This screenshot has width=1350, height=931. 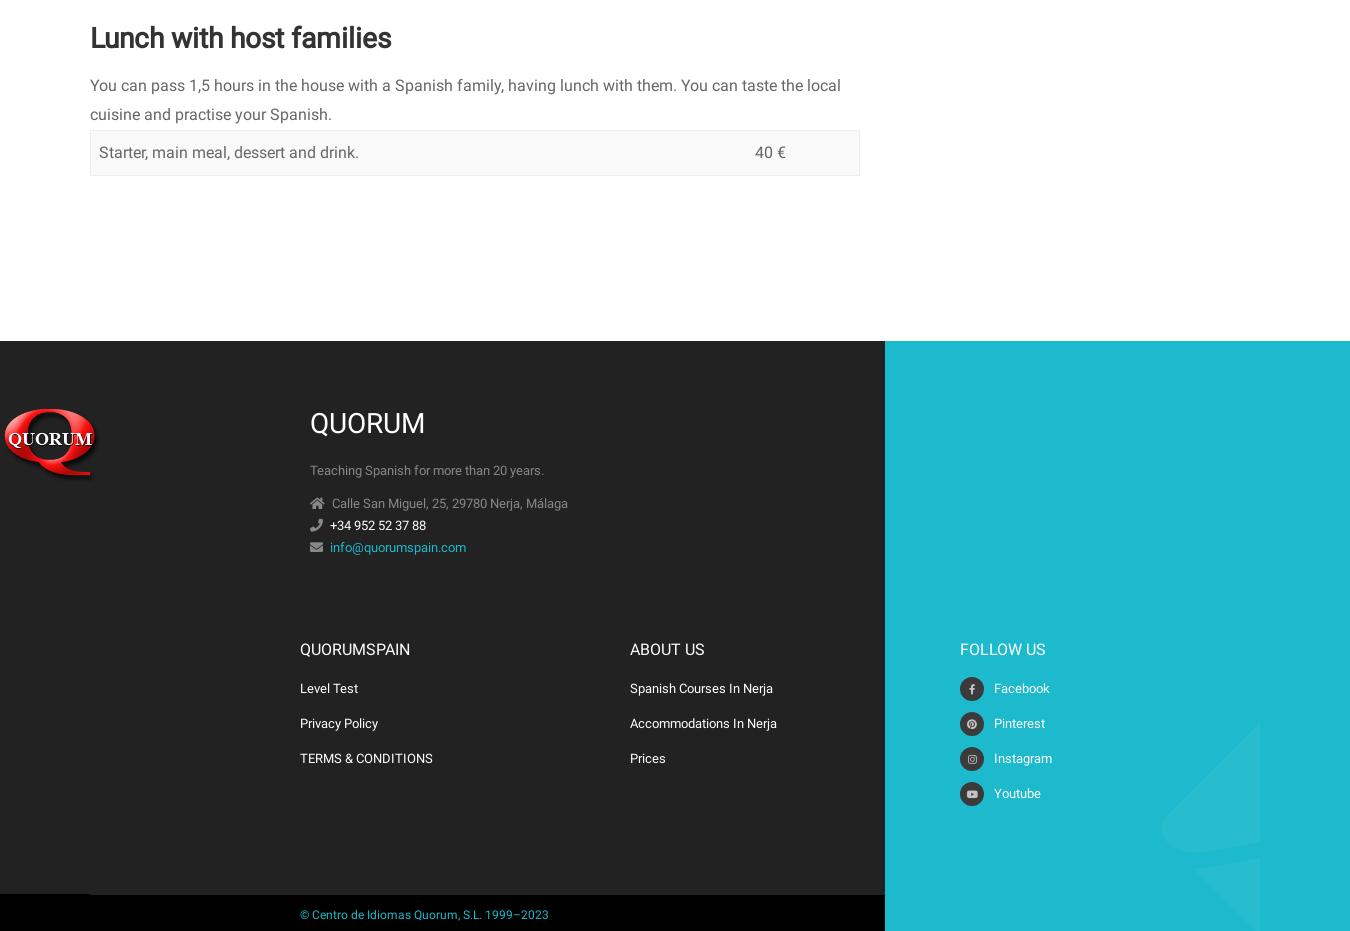 I want to click on 'info@quorumspain.com', so click(x=397, y=545).